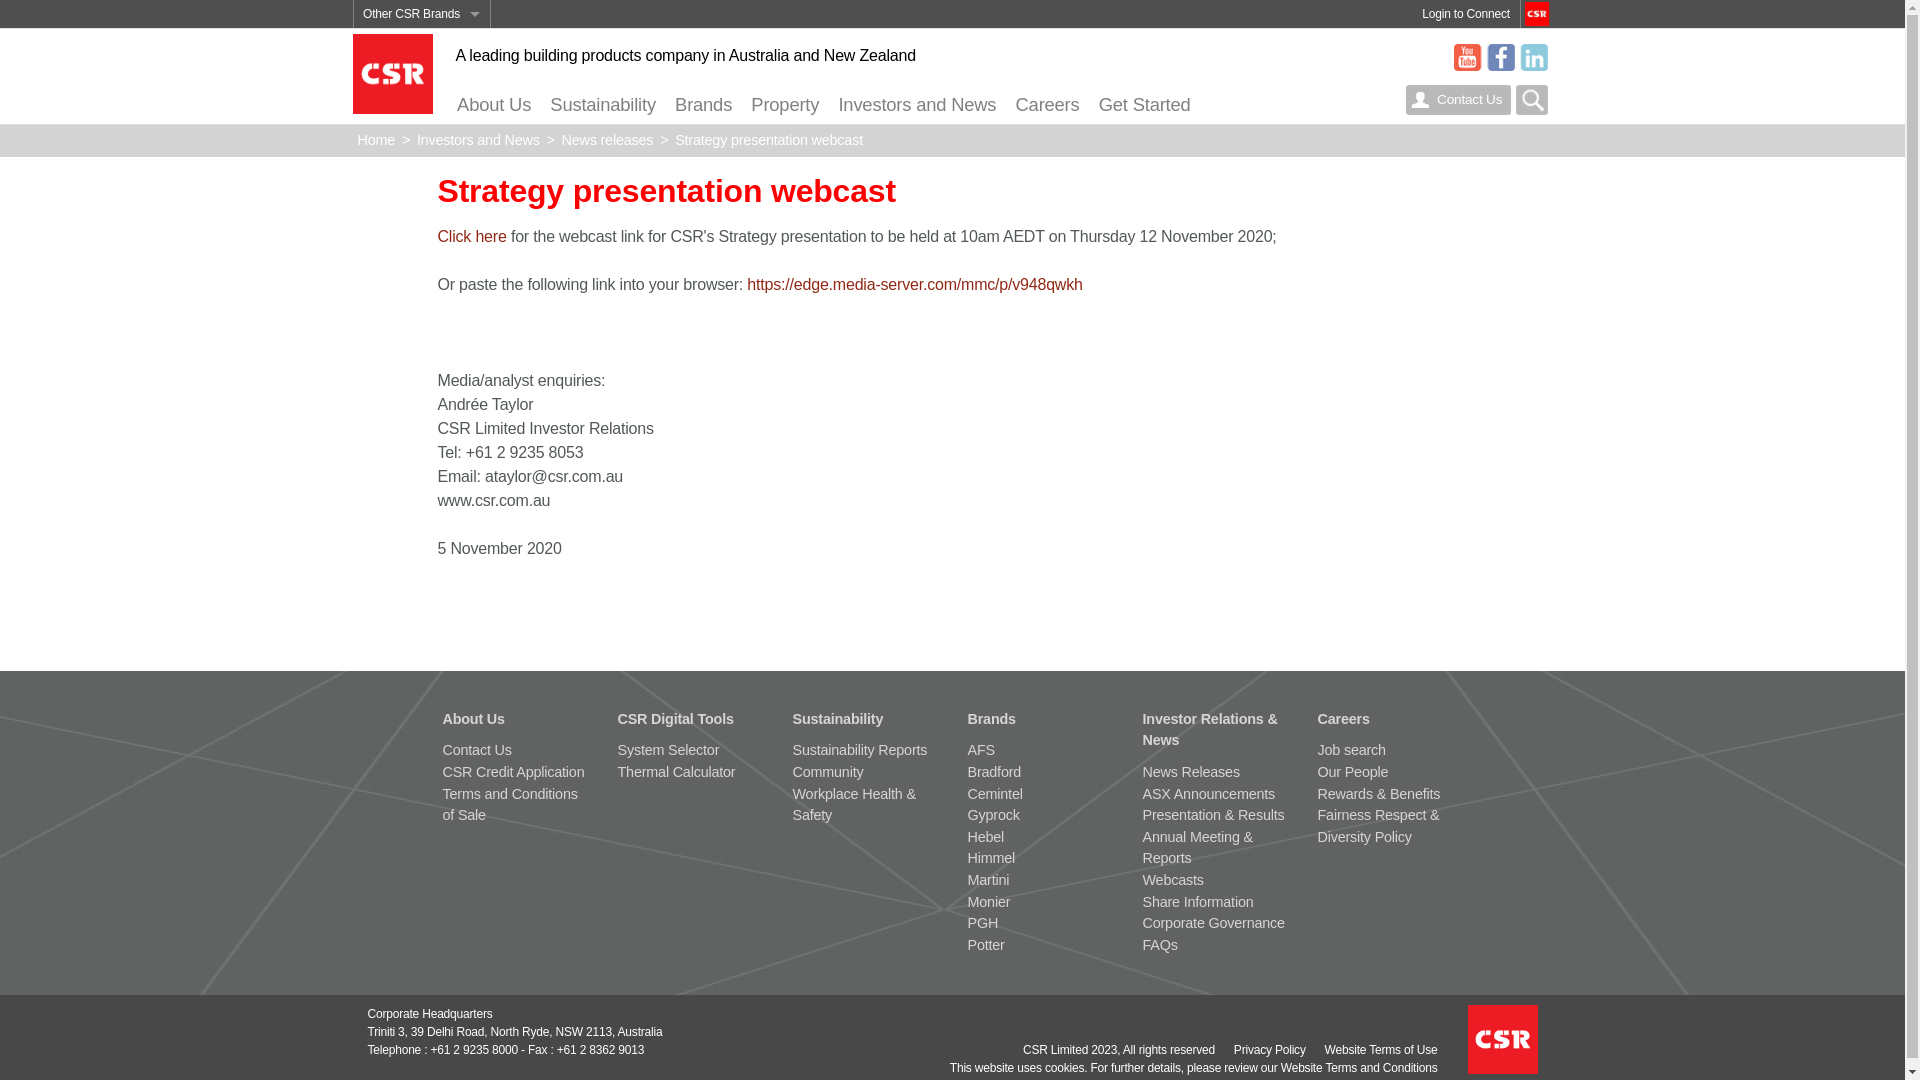  Describe the element at coordinates (607, 138) in the screenshot. I see `'News releases'` at that location.